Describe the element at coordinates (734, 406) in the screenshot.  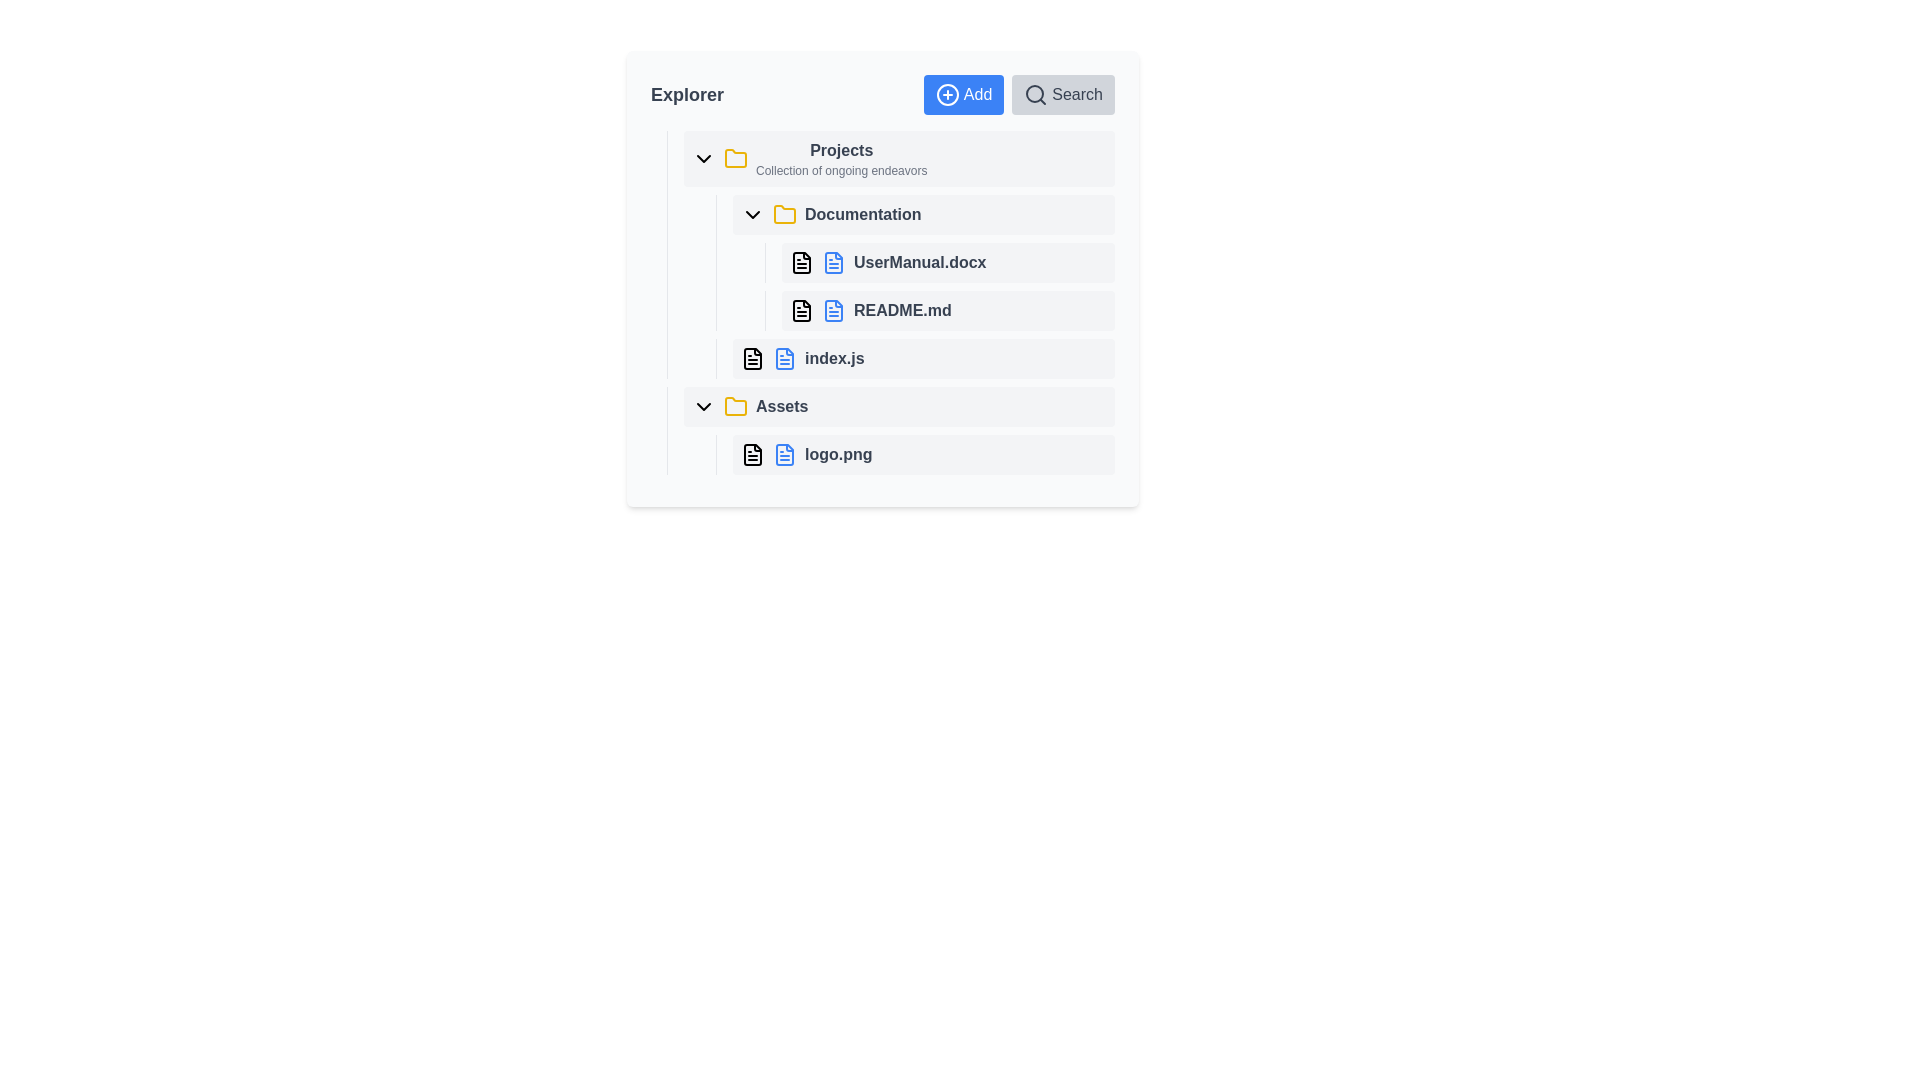
I see `the yellow folder icon located in the 'Assets' section, which is positioned before the text label 'Assets'` at that location.